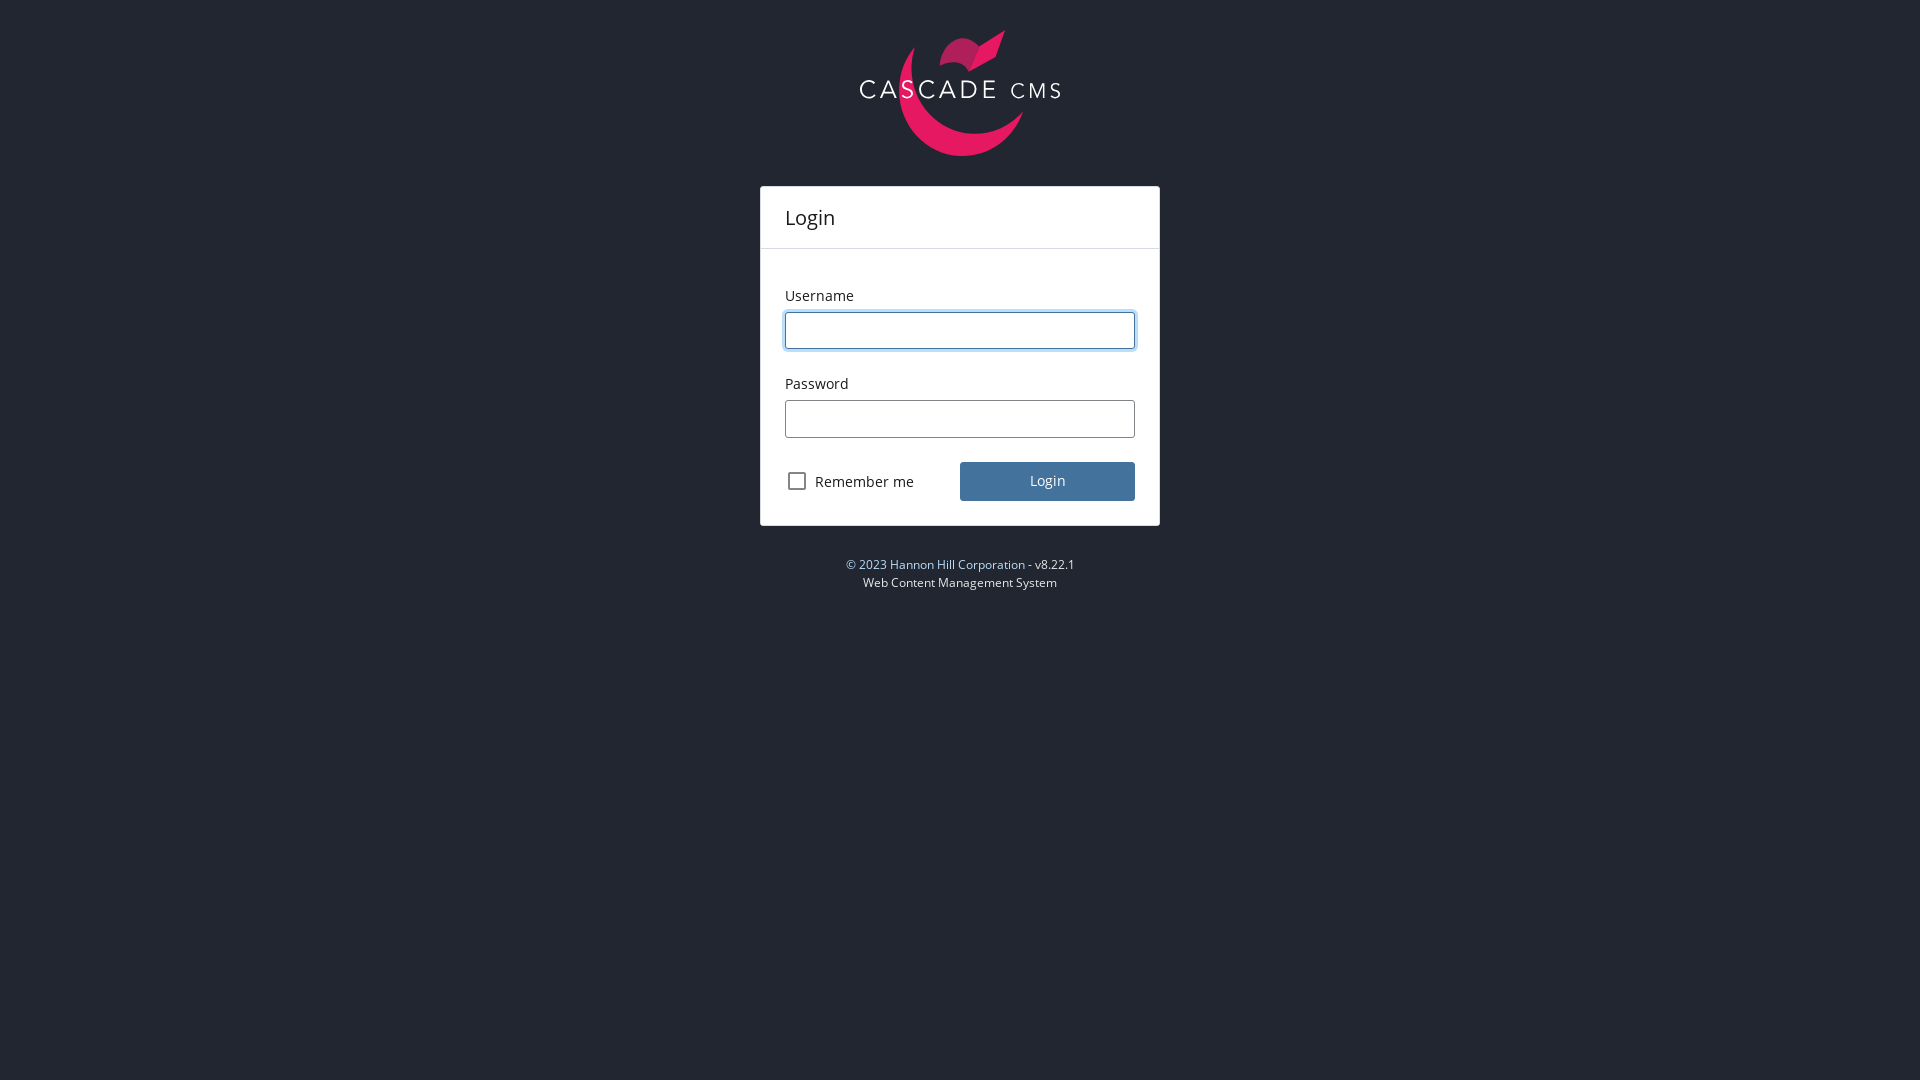 The image size is (1920, 1080). What do you see at coordinates (1046, 481) in the screenshot?
I see `'Login'` at bounding box center [1046, 481].